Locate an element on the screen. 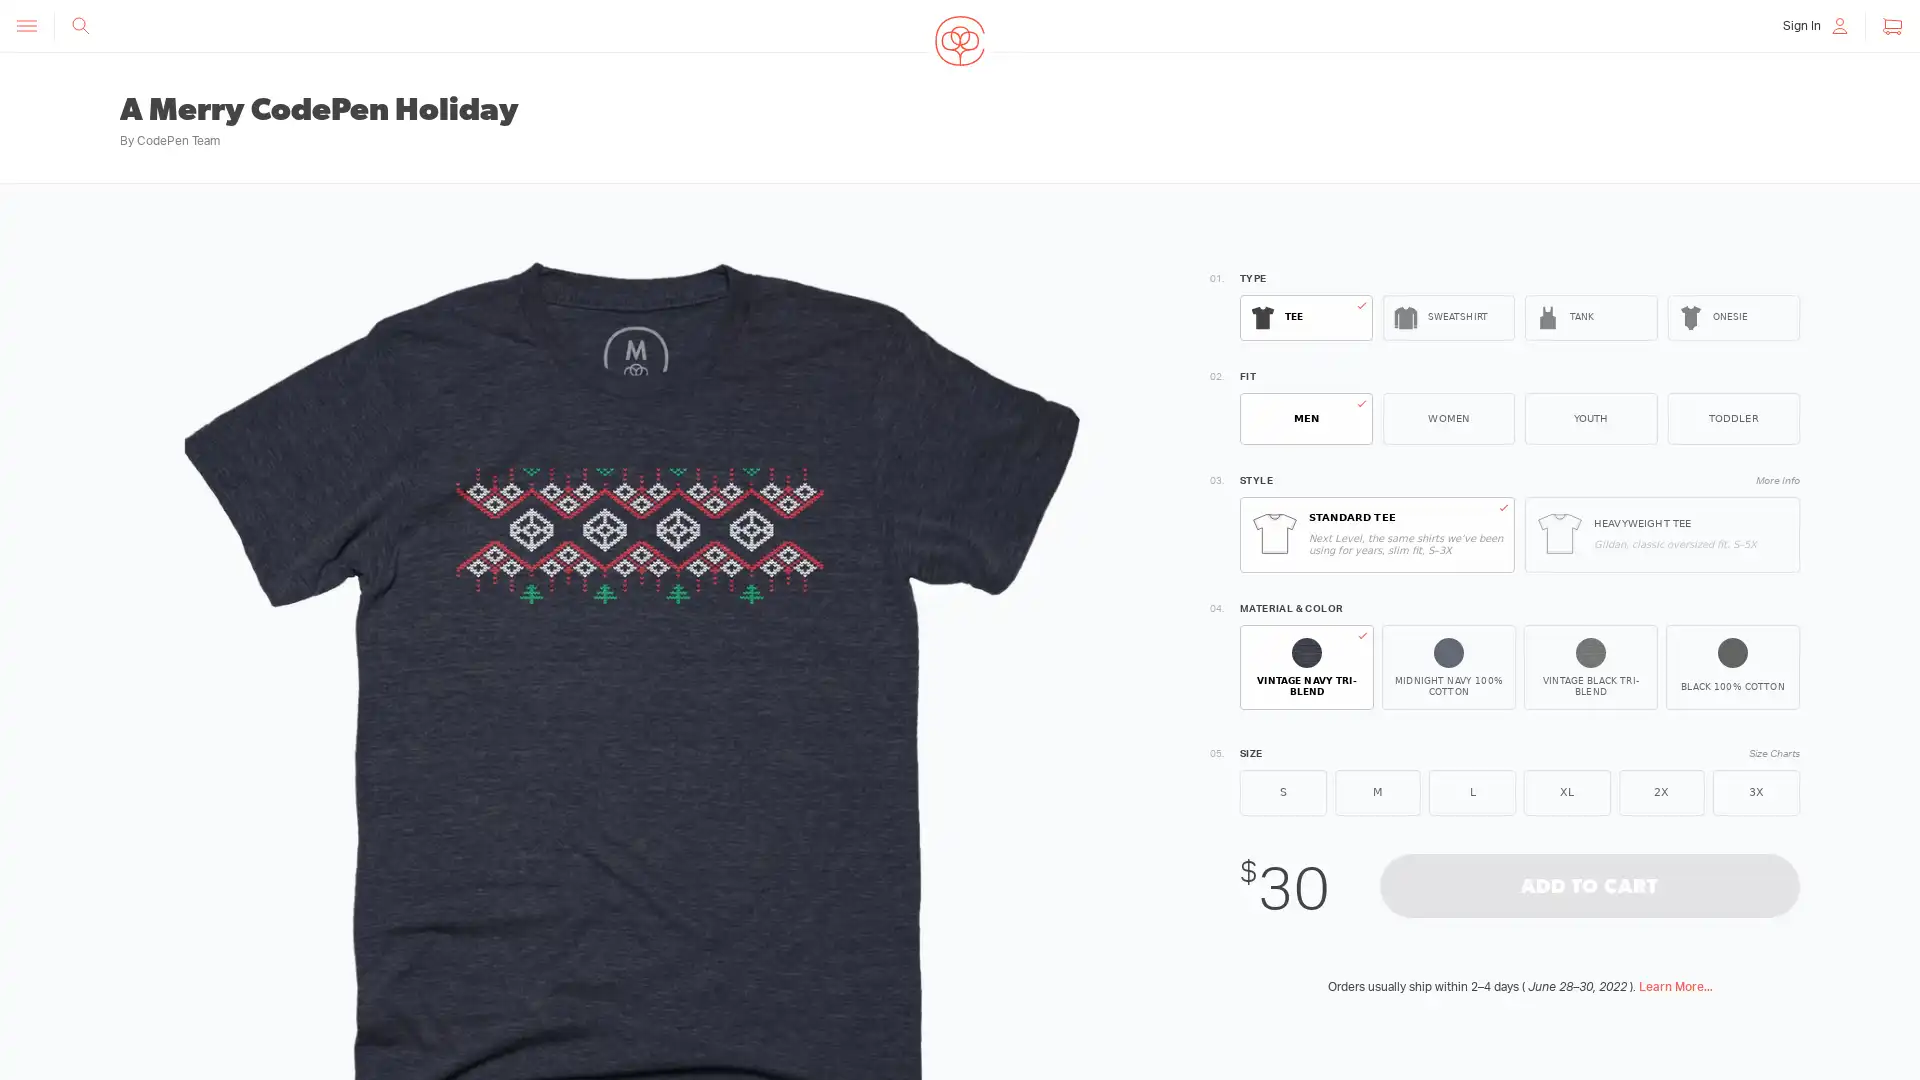 The height and width of the screenshot is (1080, 1920). M is located at coordinates (1376, 790).